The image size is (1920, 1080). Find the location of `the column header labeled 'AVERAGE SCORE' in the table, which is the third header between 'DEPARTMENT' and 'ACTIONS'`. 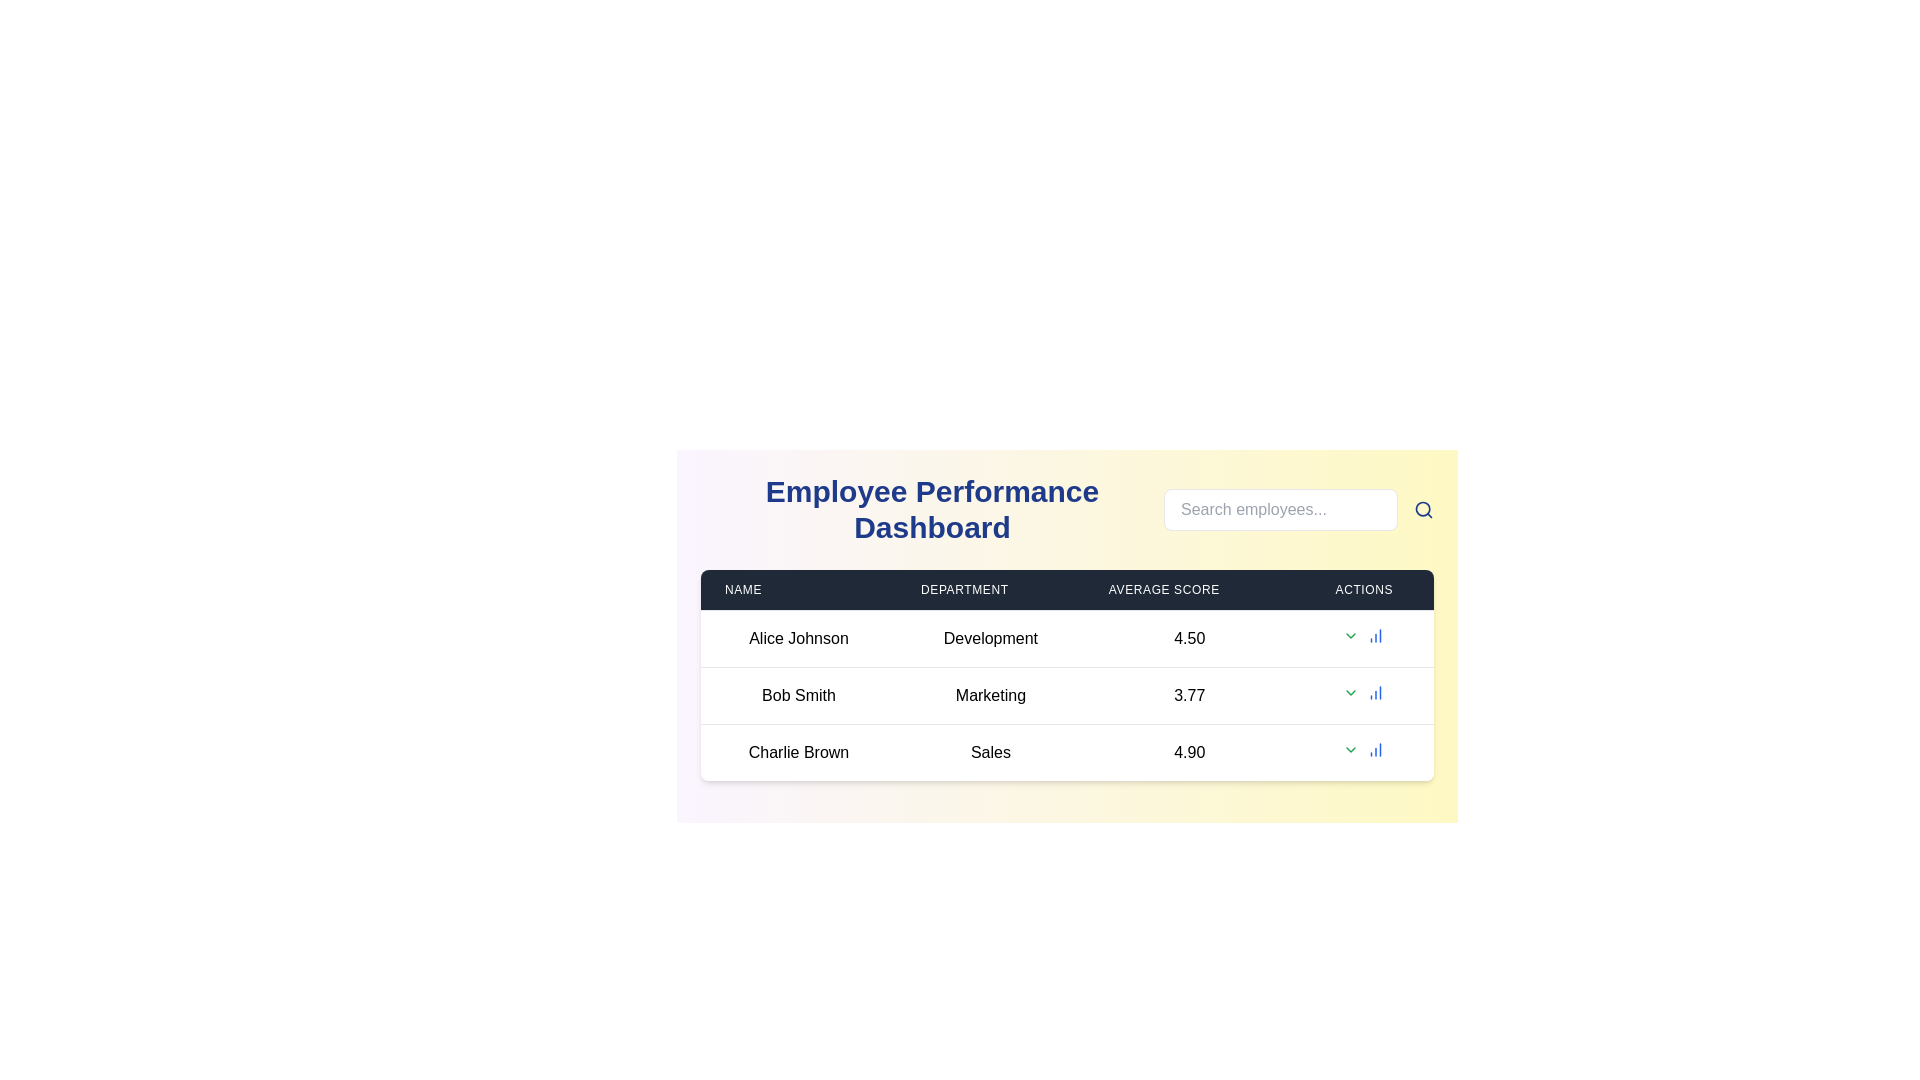

the column header labeled 'AVERAGE SCORE' in the table, which is the third header between 'DEPARTMENT' and 'ACTIONS' is located at coordinates (1189, 589).